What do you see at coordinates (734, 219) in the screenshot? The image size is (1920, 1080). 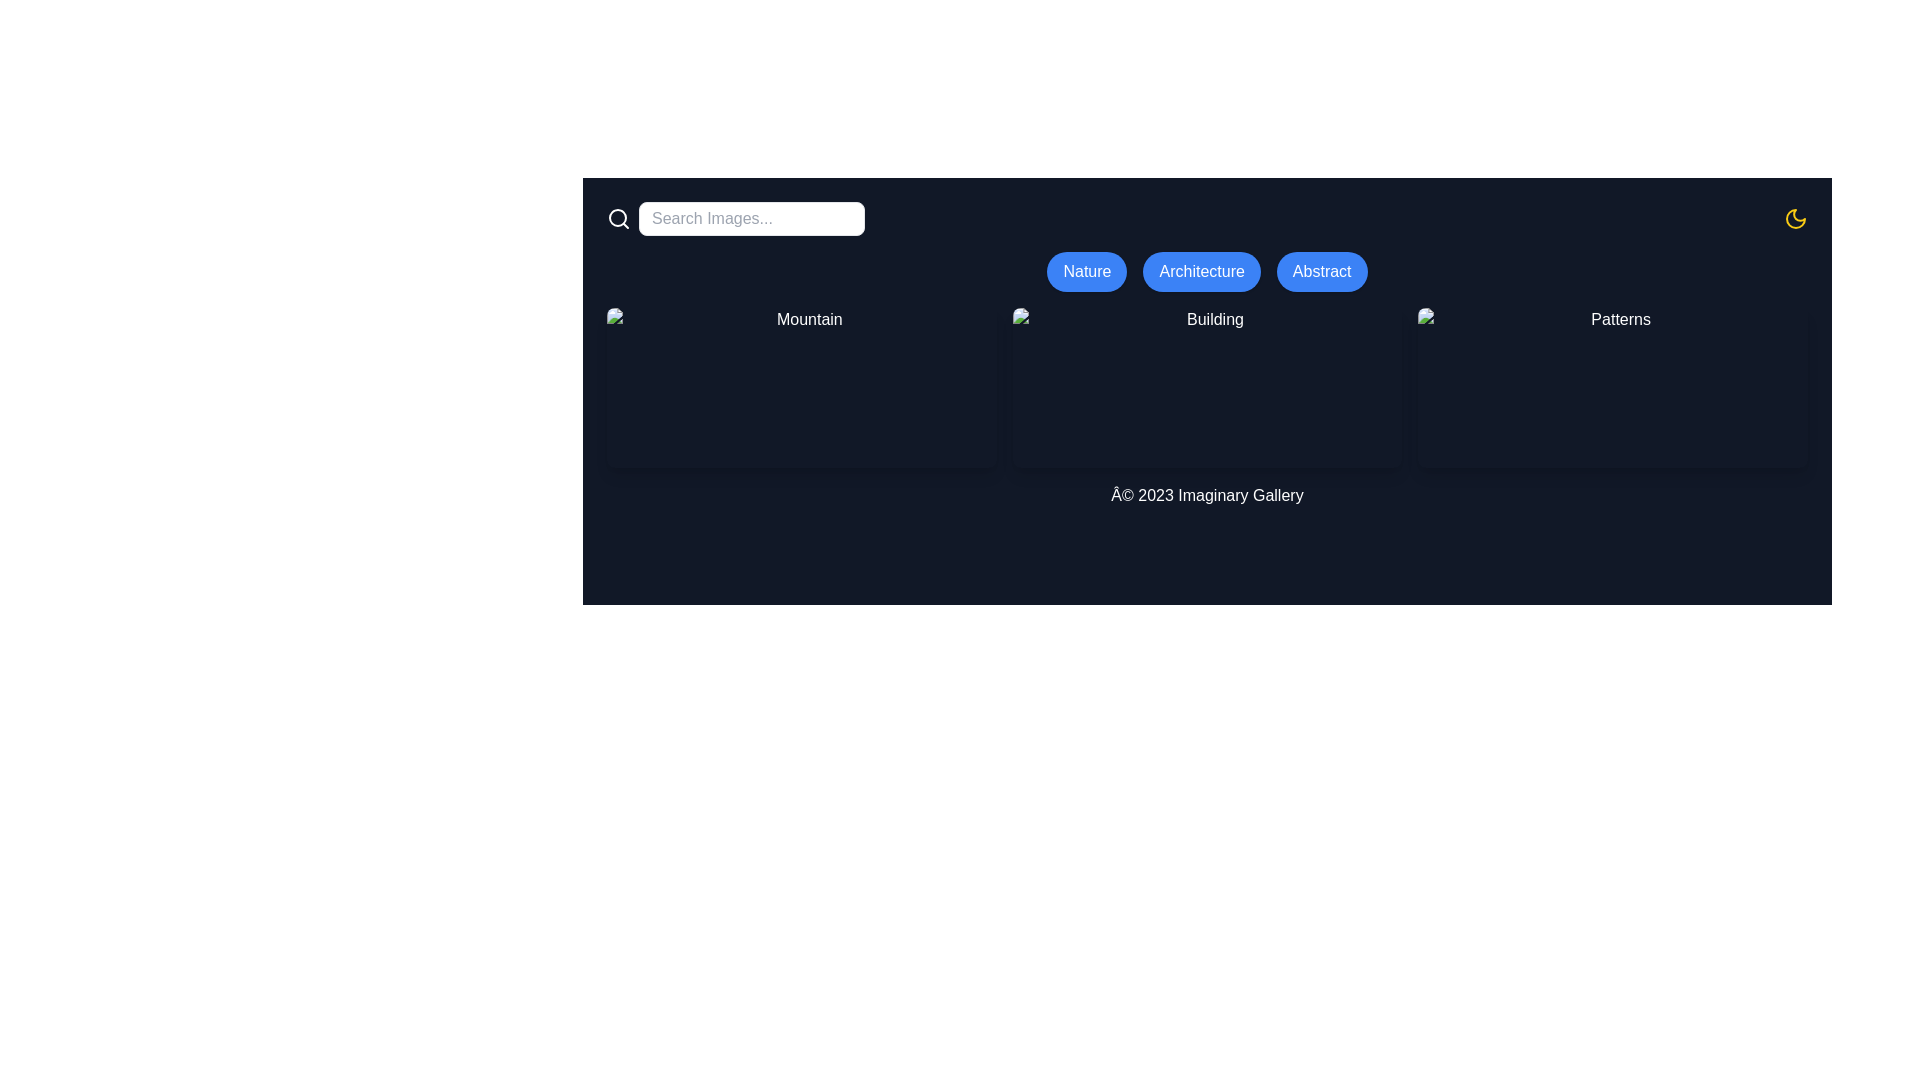 I see `the search input field with placeholder text 'Search Images...' to focus on it for typing` at bounding box center [734, 219].